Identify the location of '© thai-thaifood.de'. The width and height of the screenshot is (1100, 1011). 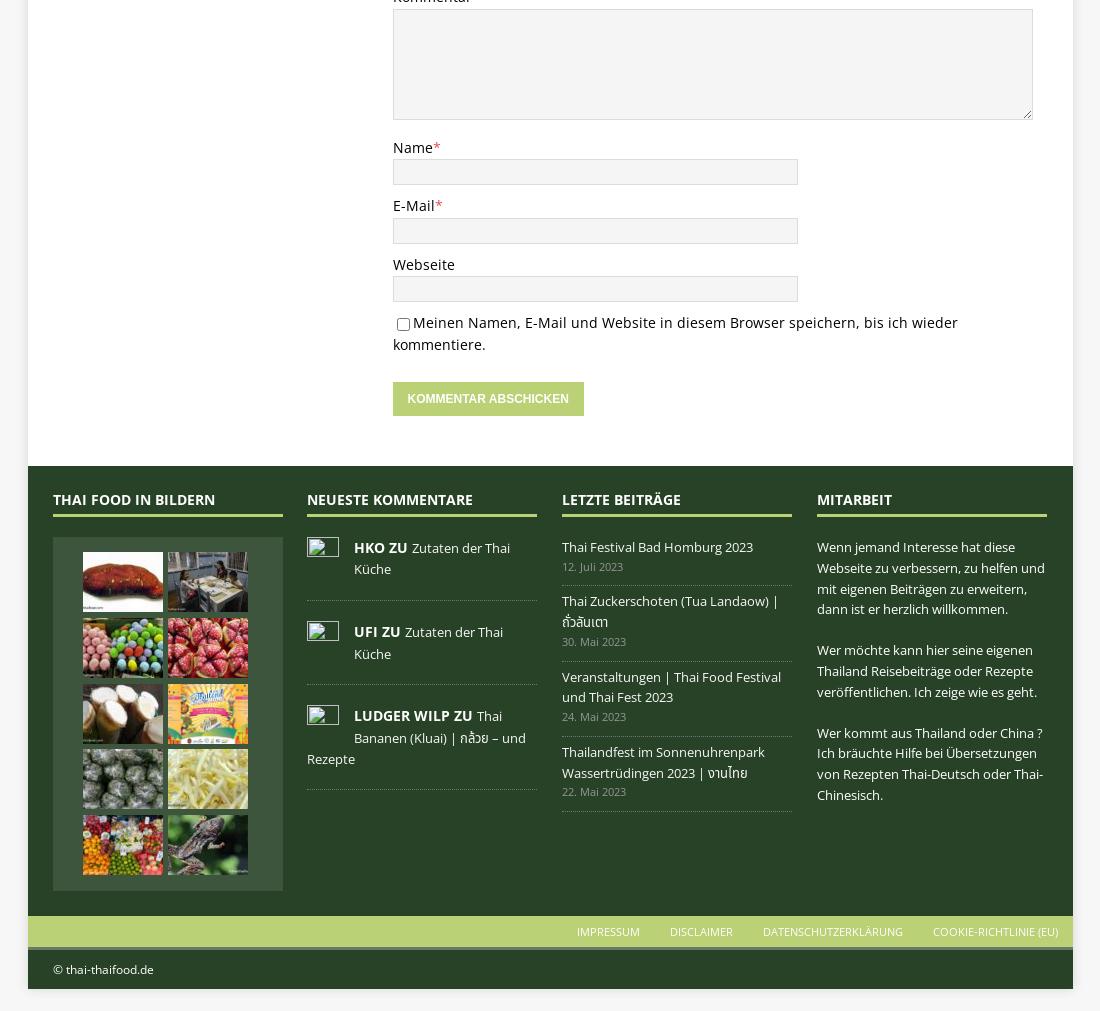
(102, 969).